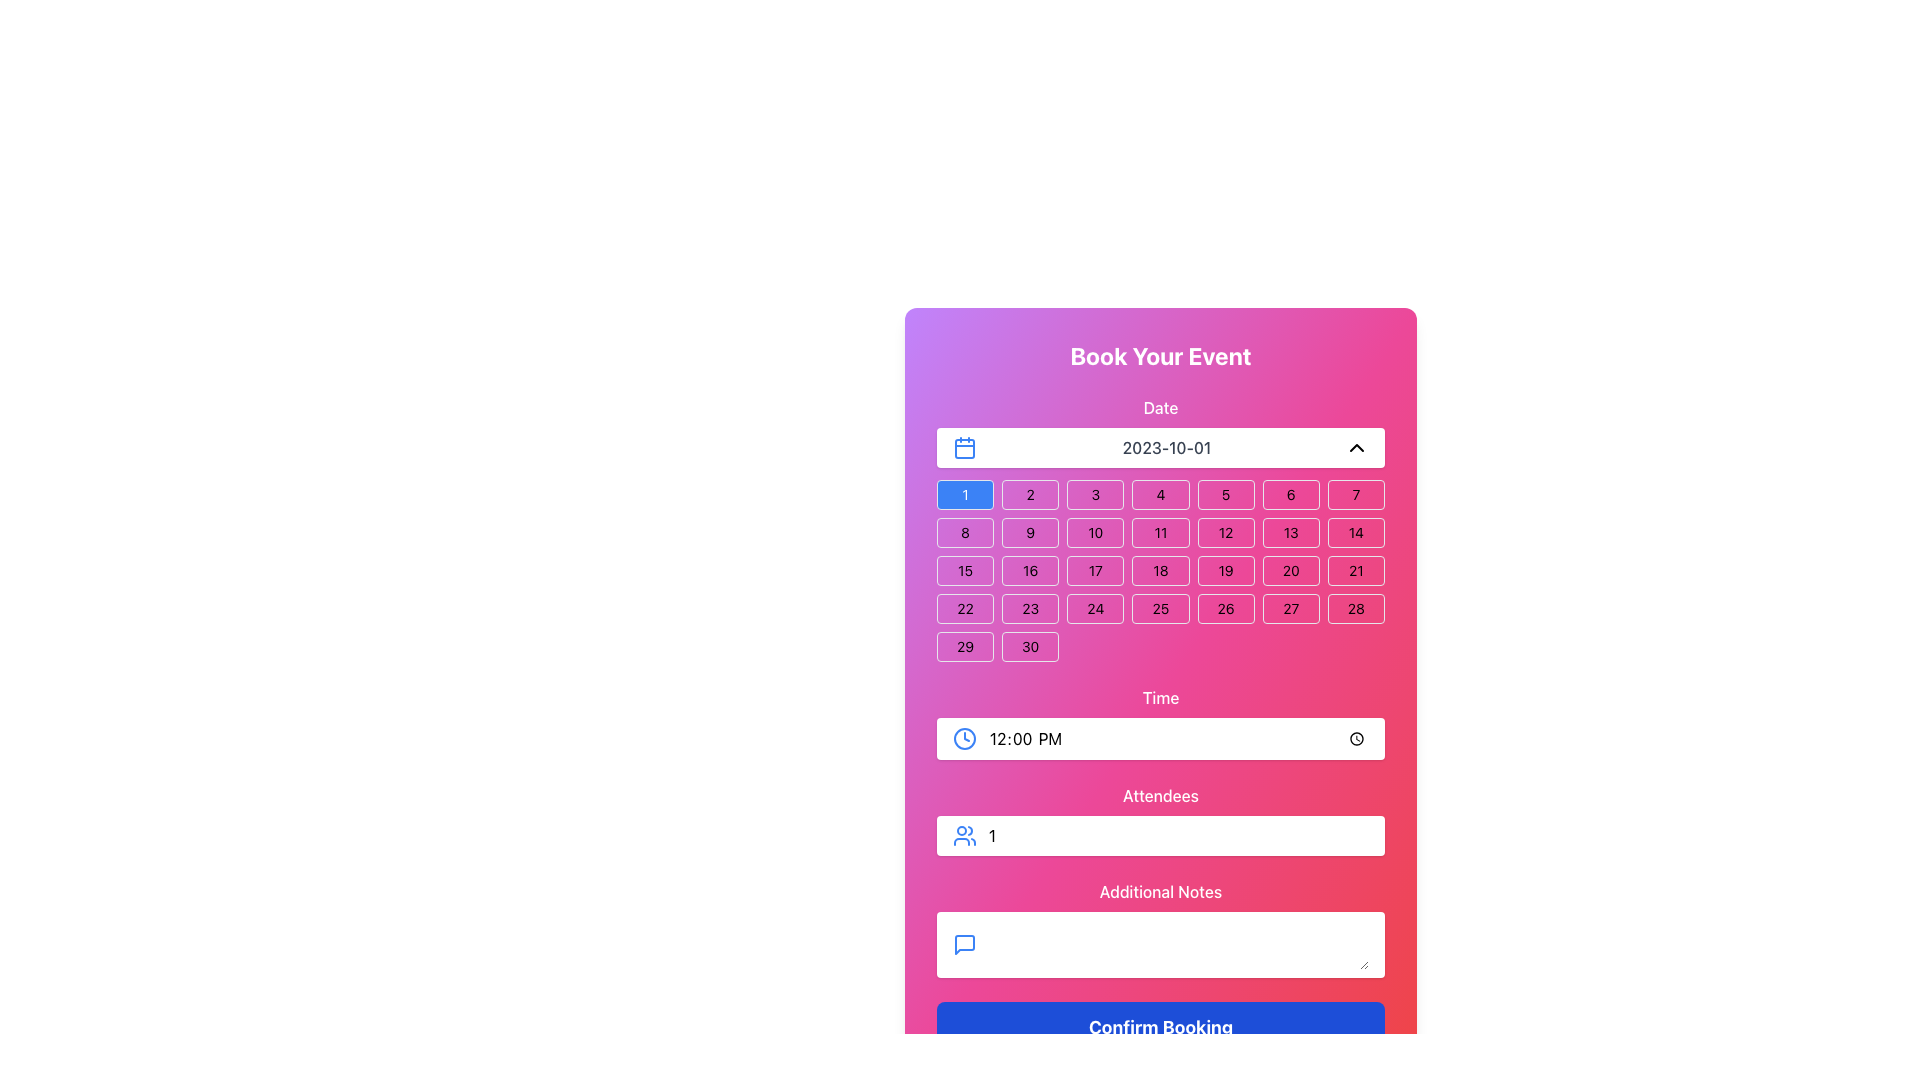 This screenshot has width=1920, height=1080. What do you see at coordinates (1094, 570) in the screenshot?
I see `the button displaying the number '17', located in the third row and third column of the grid in the calendar widget` at bounding box center [1094, 570].